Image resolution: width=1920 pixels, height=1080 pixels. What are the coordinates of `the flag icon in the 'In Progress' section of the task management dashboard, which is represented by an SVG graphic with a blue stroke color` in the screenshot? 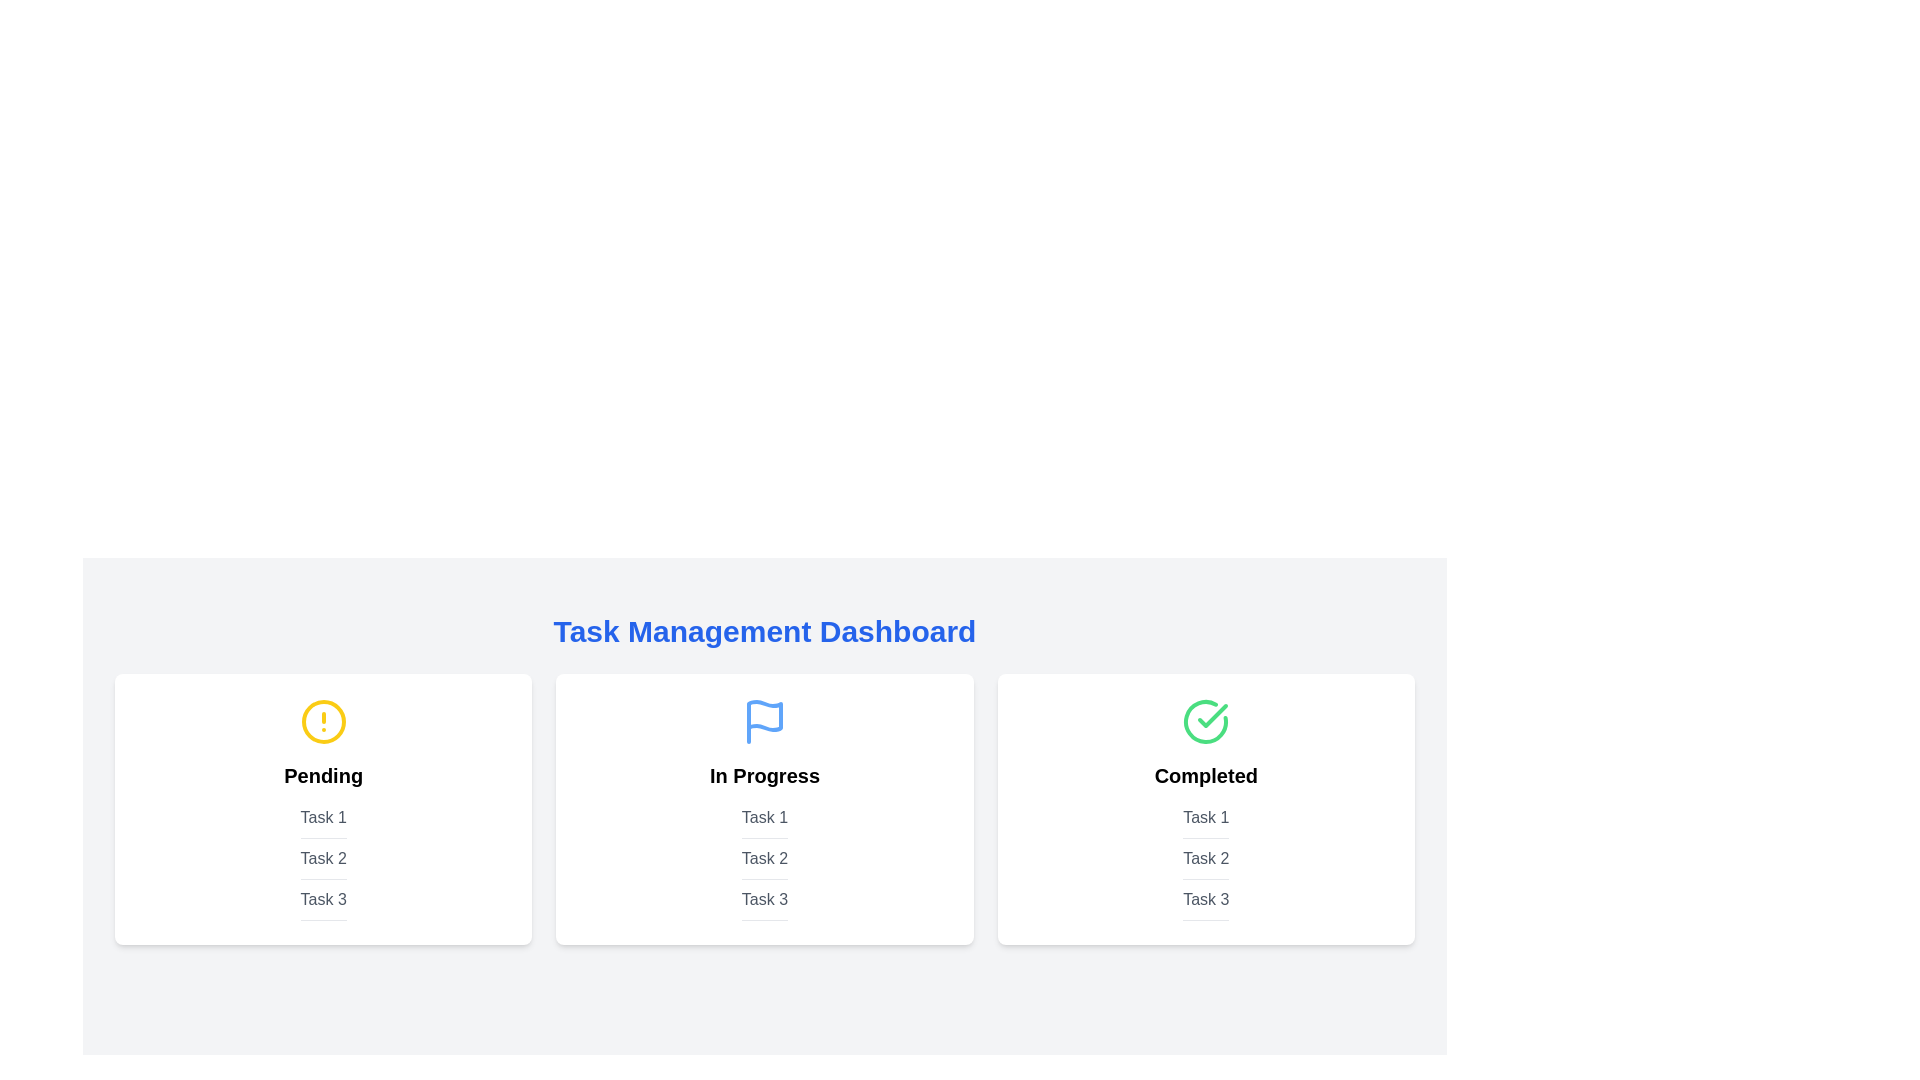 It's located at (763, 715).